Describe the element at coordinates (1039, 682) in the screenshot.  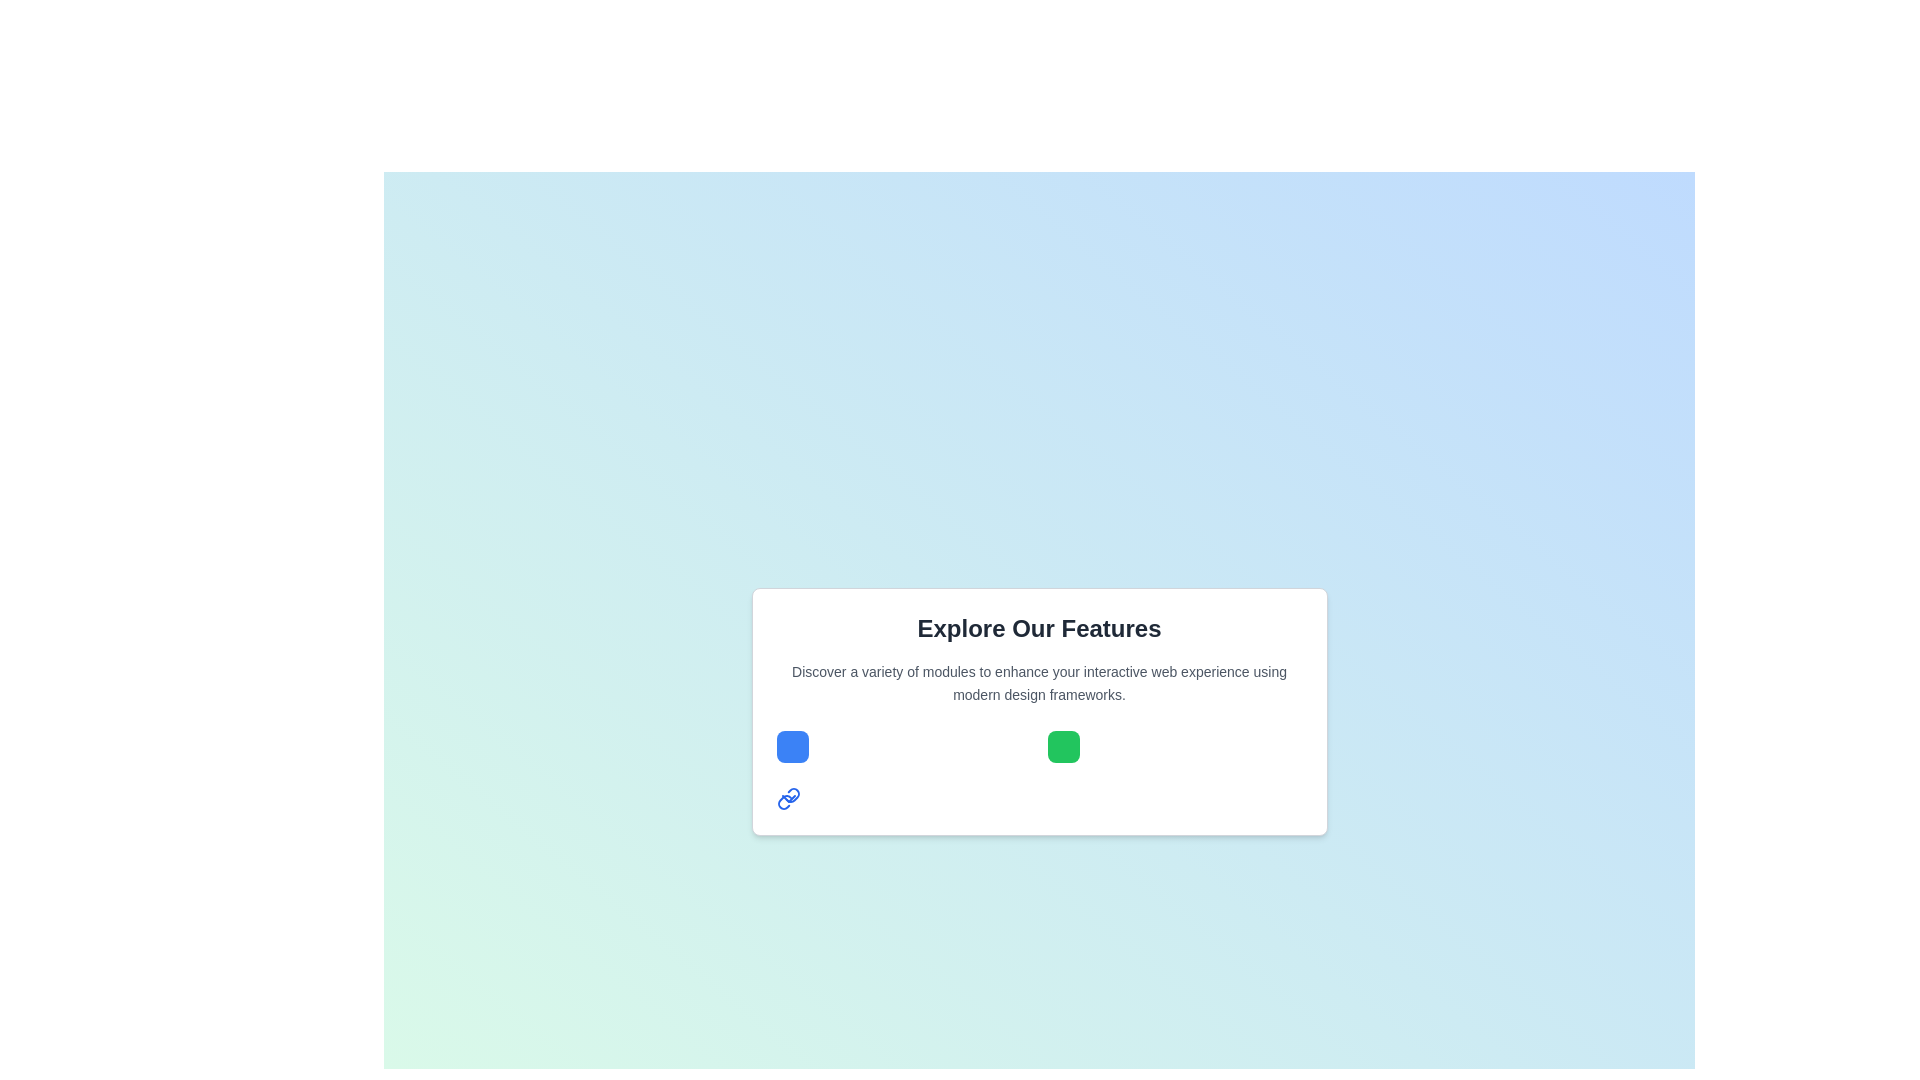
I see `the text block containing the message 'Discover a variety of modules to enhance your interactive web experience using modern design frameworks.' which is styled in a small, gray font within a white card under the title 'Explore Our Features'` at that location.